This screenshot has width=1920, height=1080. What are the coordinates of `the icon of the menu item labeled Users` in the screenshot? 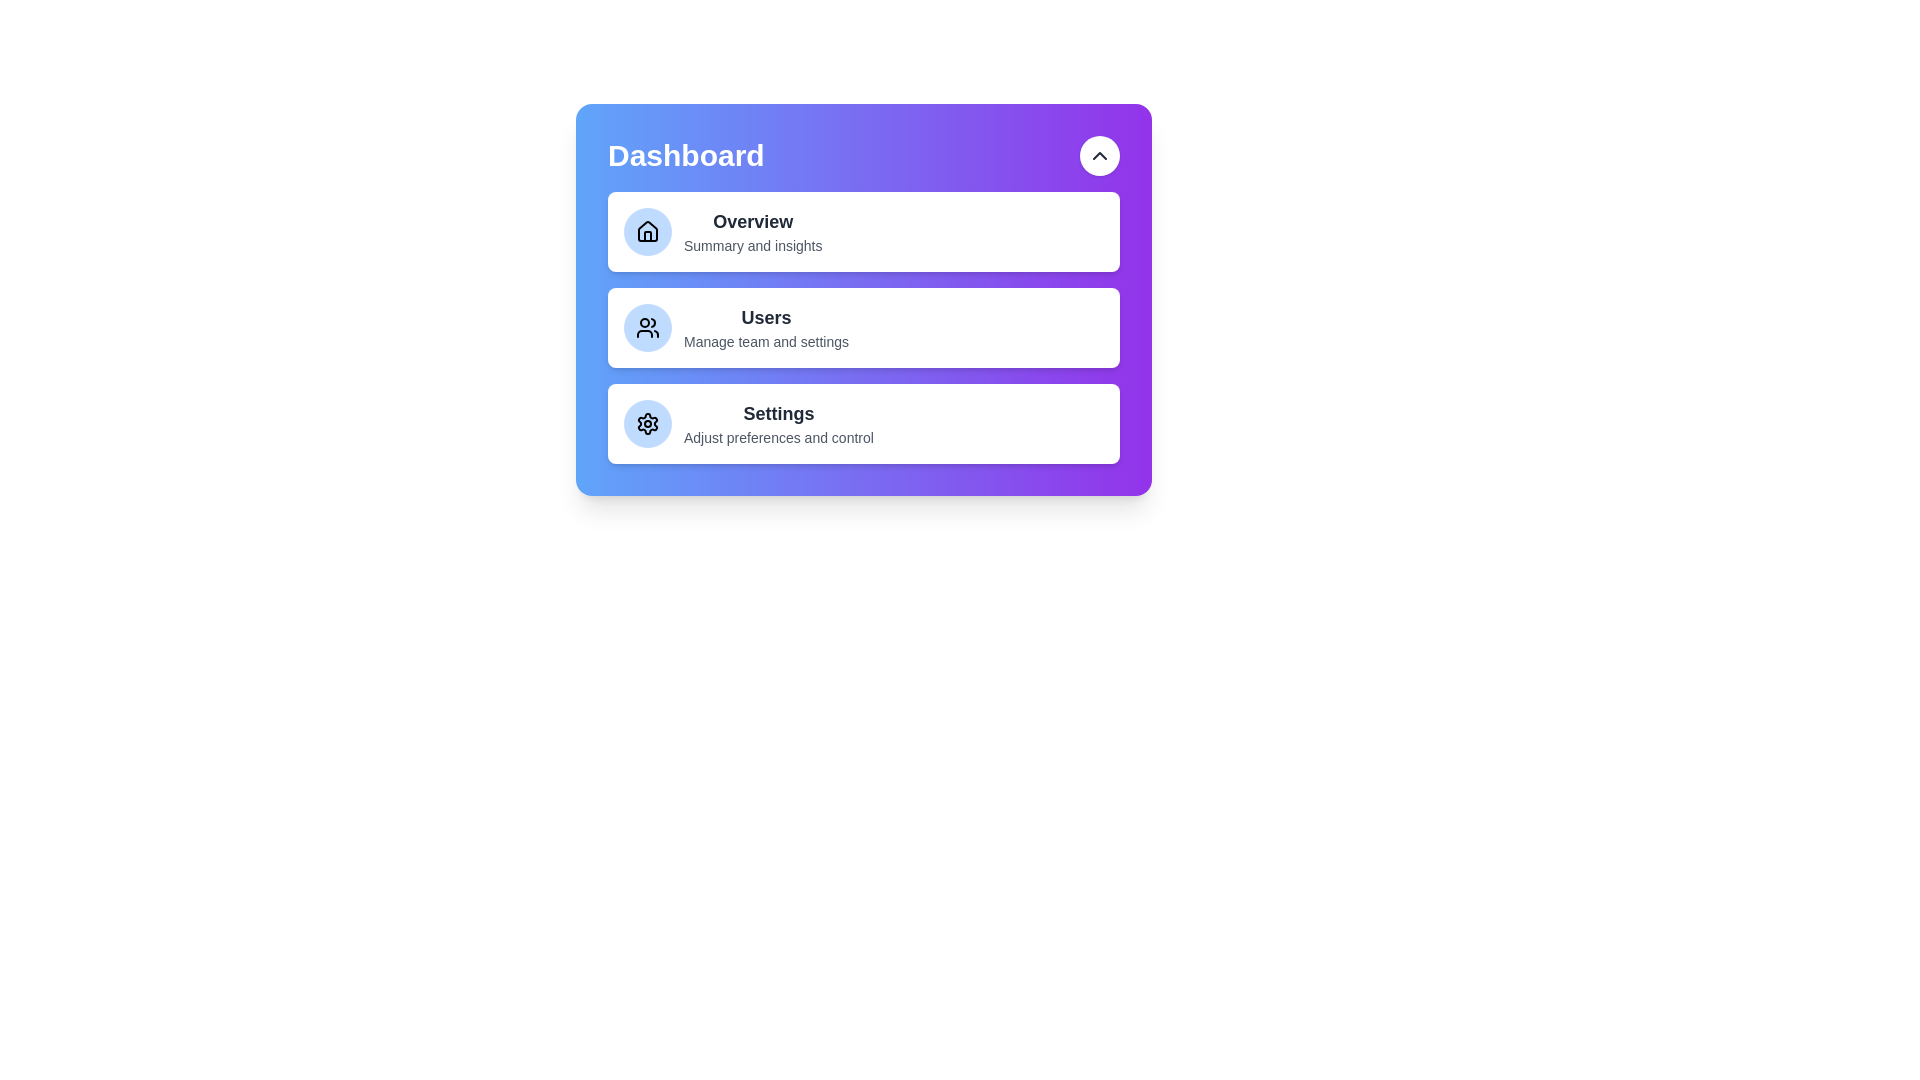 It's located at (648, 326).